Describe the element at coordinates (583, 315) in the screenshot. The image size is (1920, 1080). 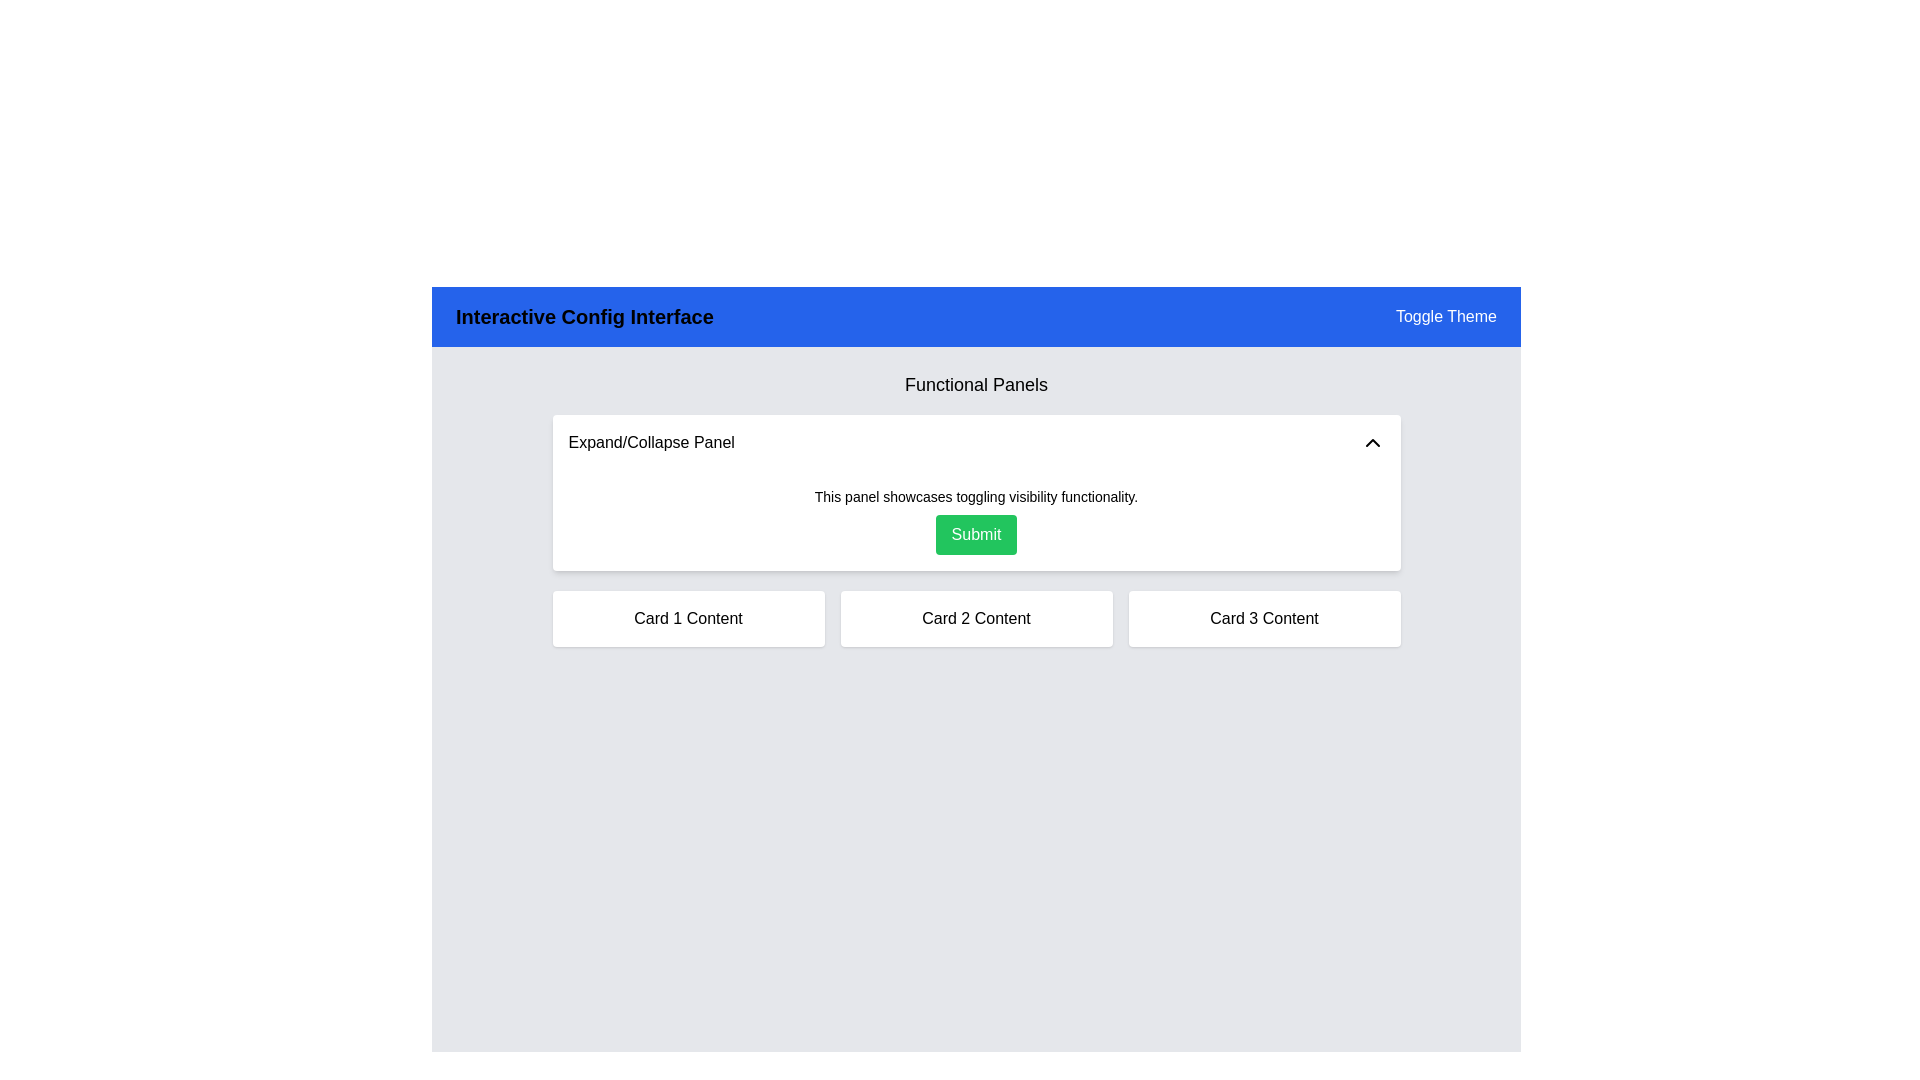
I see `the informational text label located at the top left corner of the interface header, to the left of the 'Toggle Theme' button` at that location.